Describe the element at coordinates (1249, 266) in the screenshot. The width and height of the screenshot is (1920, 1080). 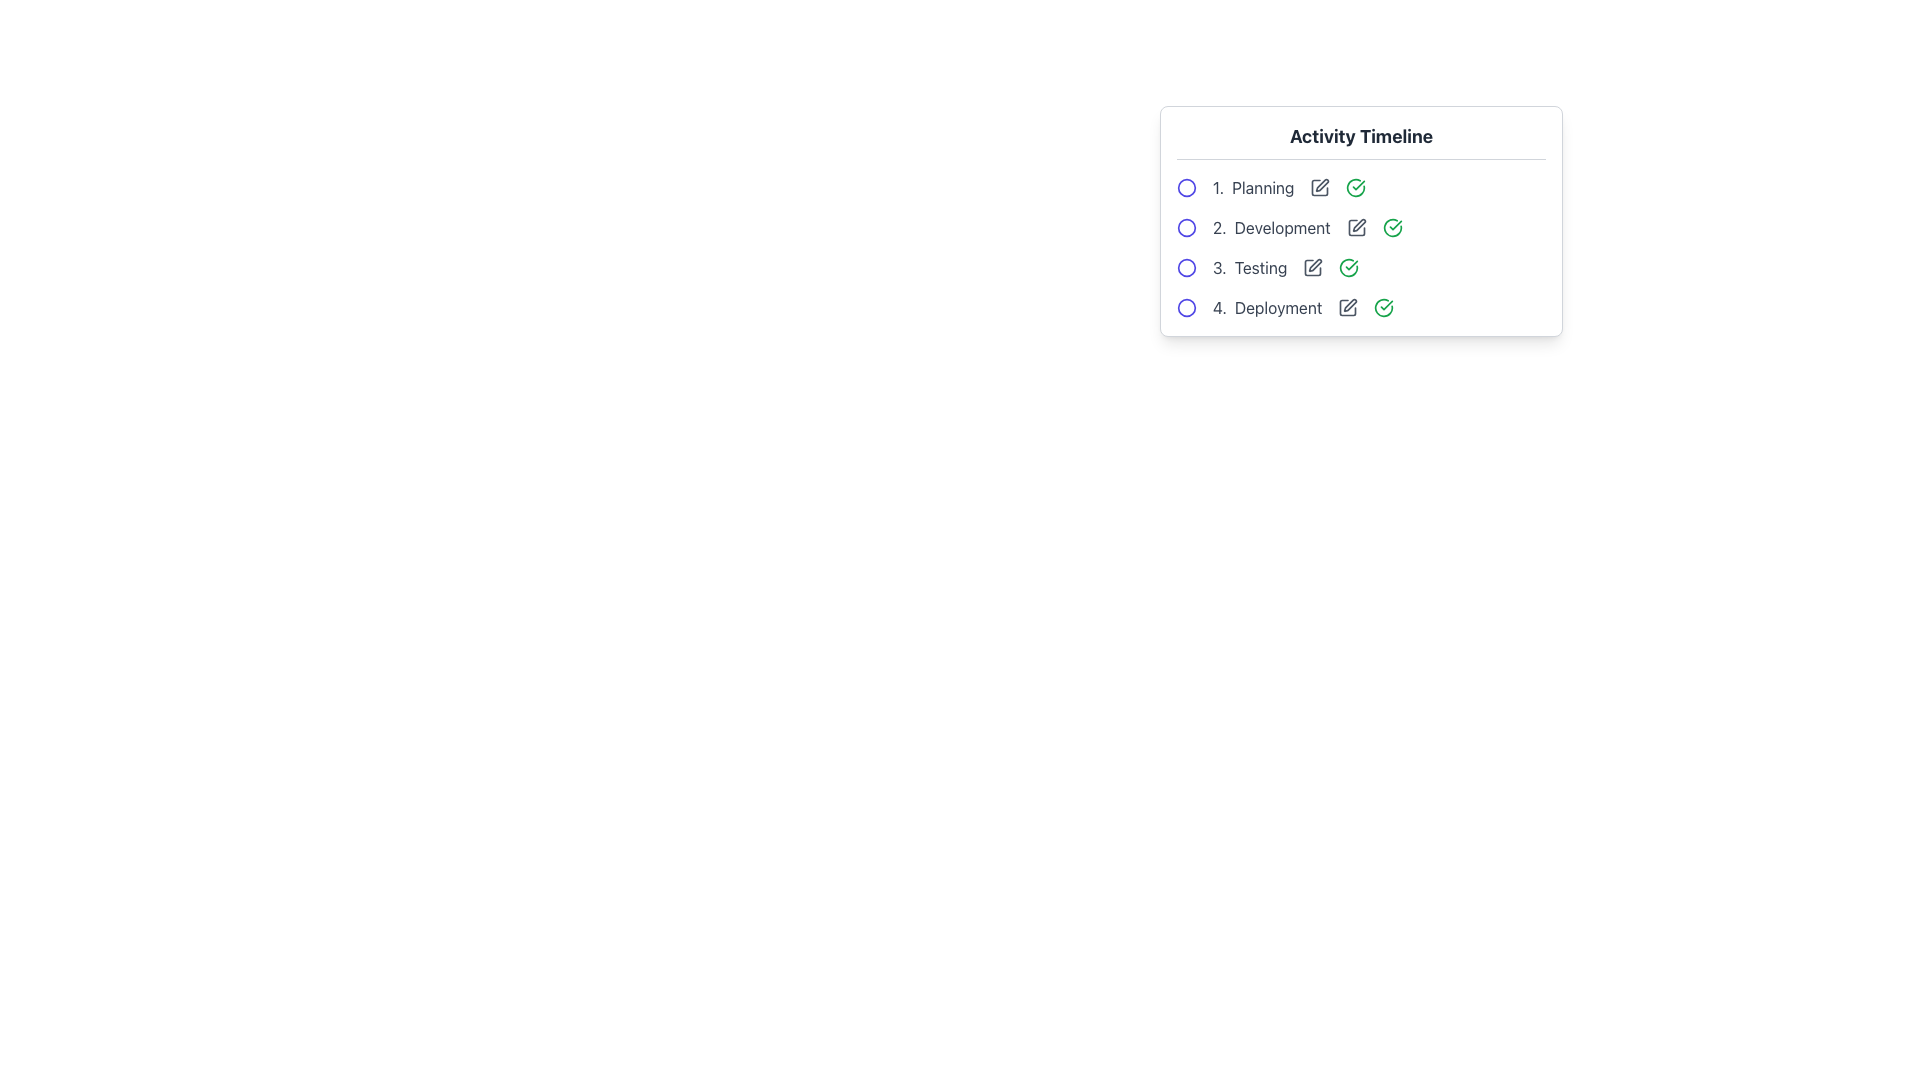
I see `the Text Label '3. Testing', which is styled in gray and represents a step in the Activity Timeline` at that location.